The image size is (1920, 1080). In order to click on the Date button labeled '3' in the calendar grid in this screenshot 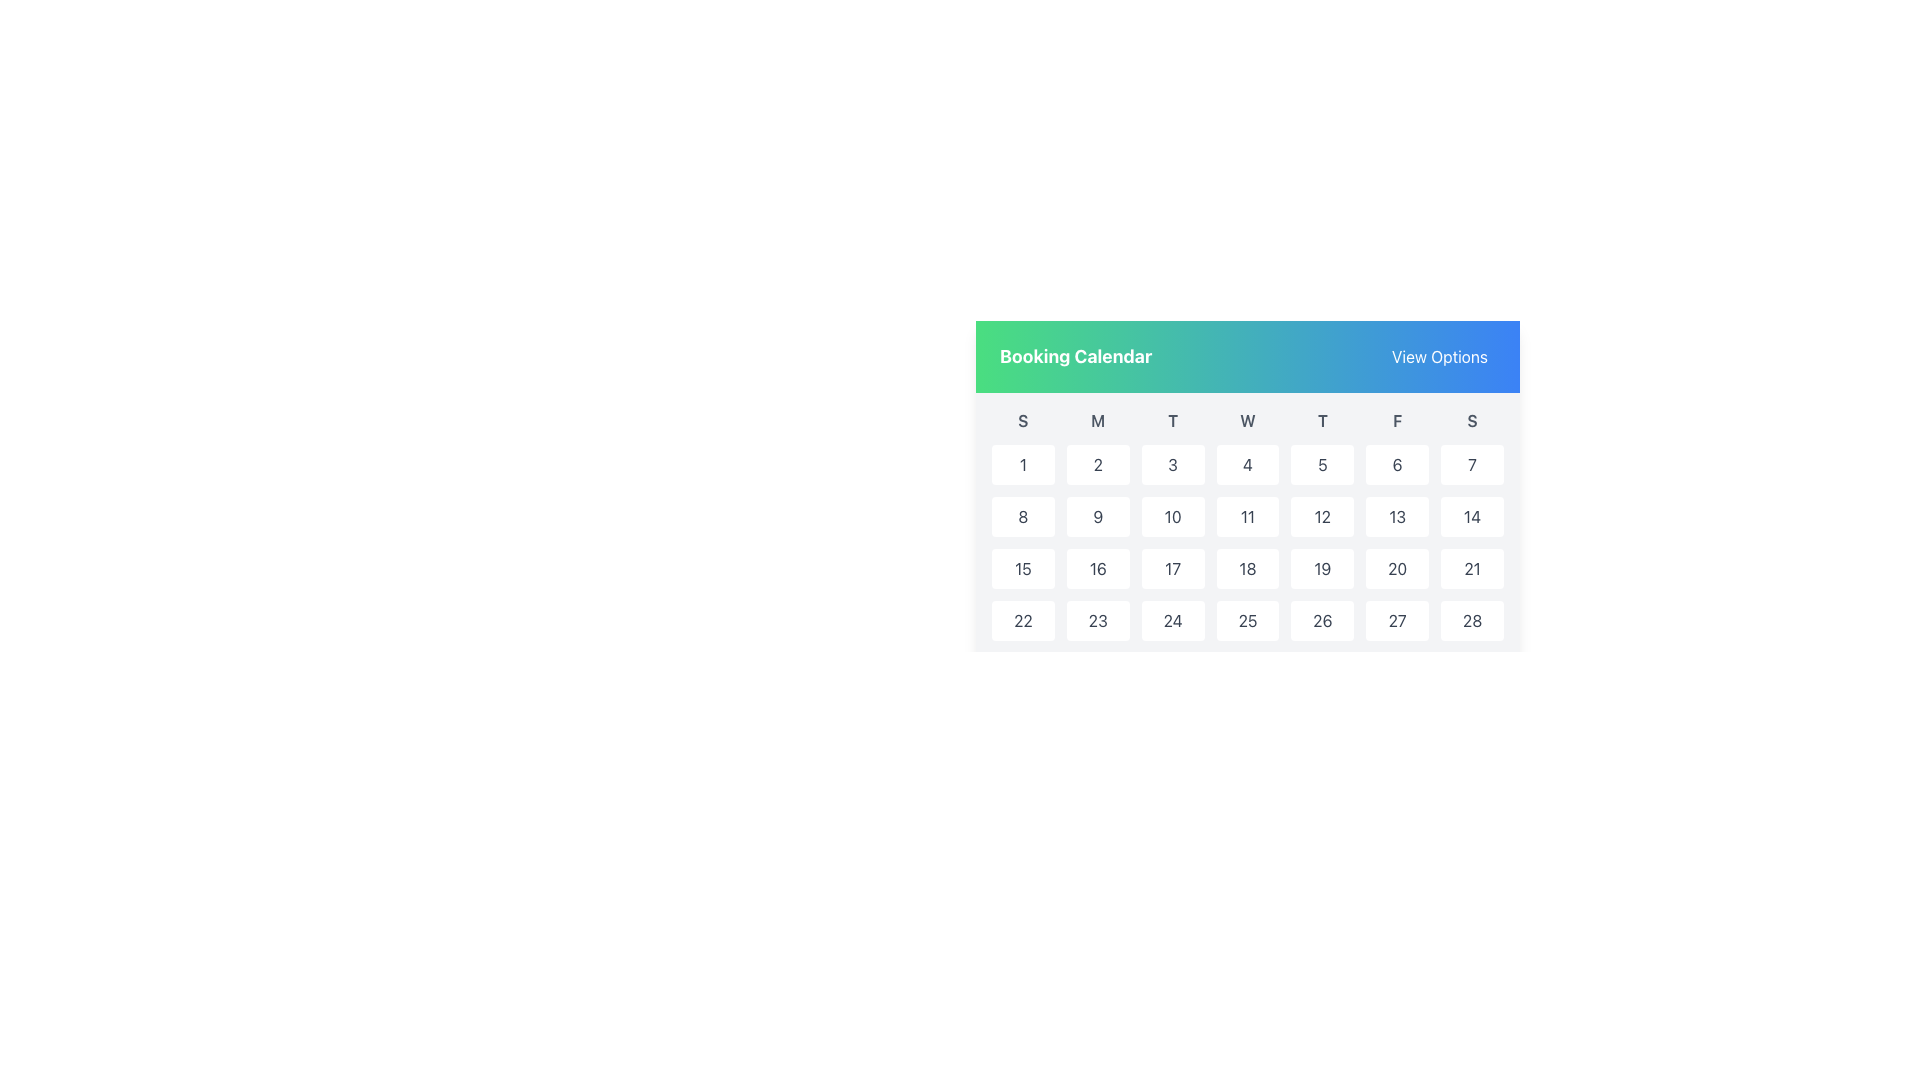, I will do `click(1173, 465)`.